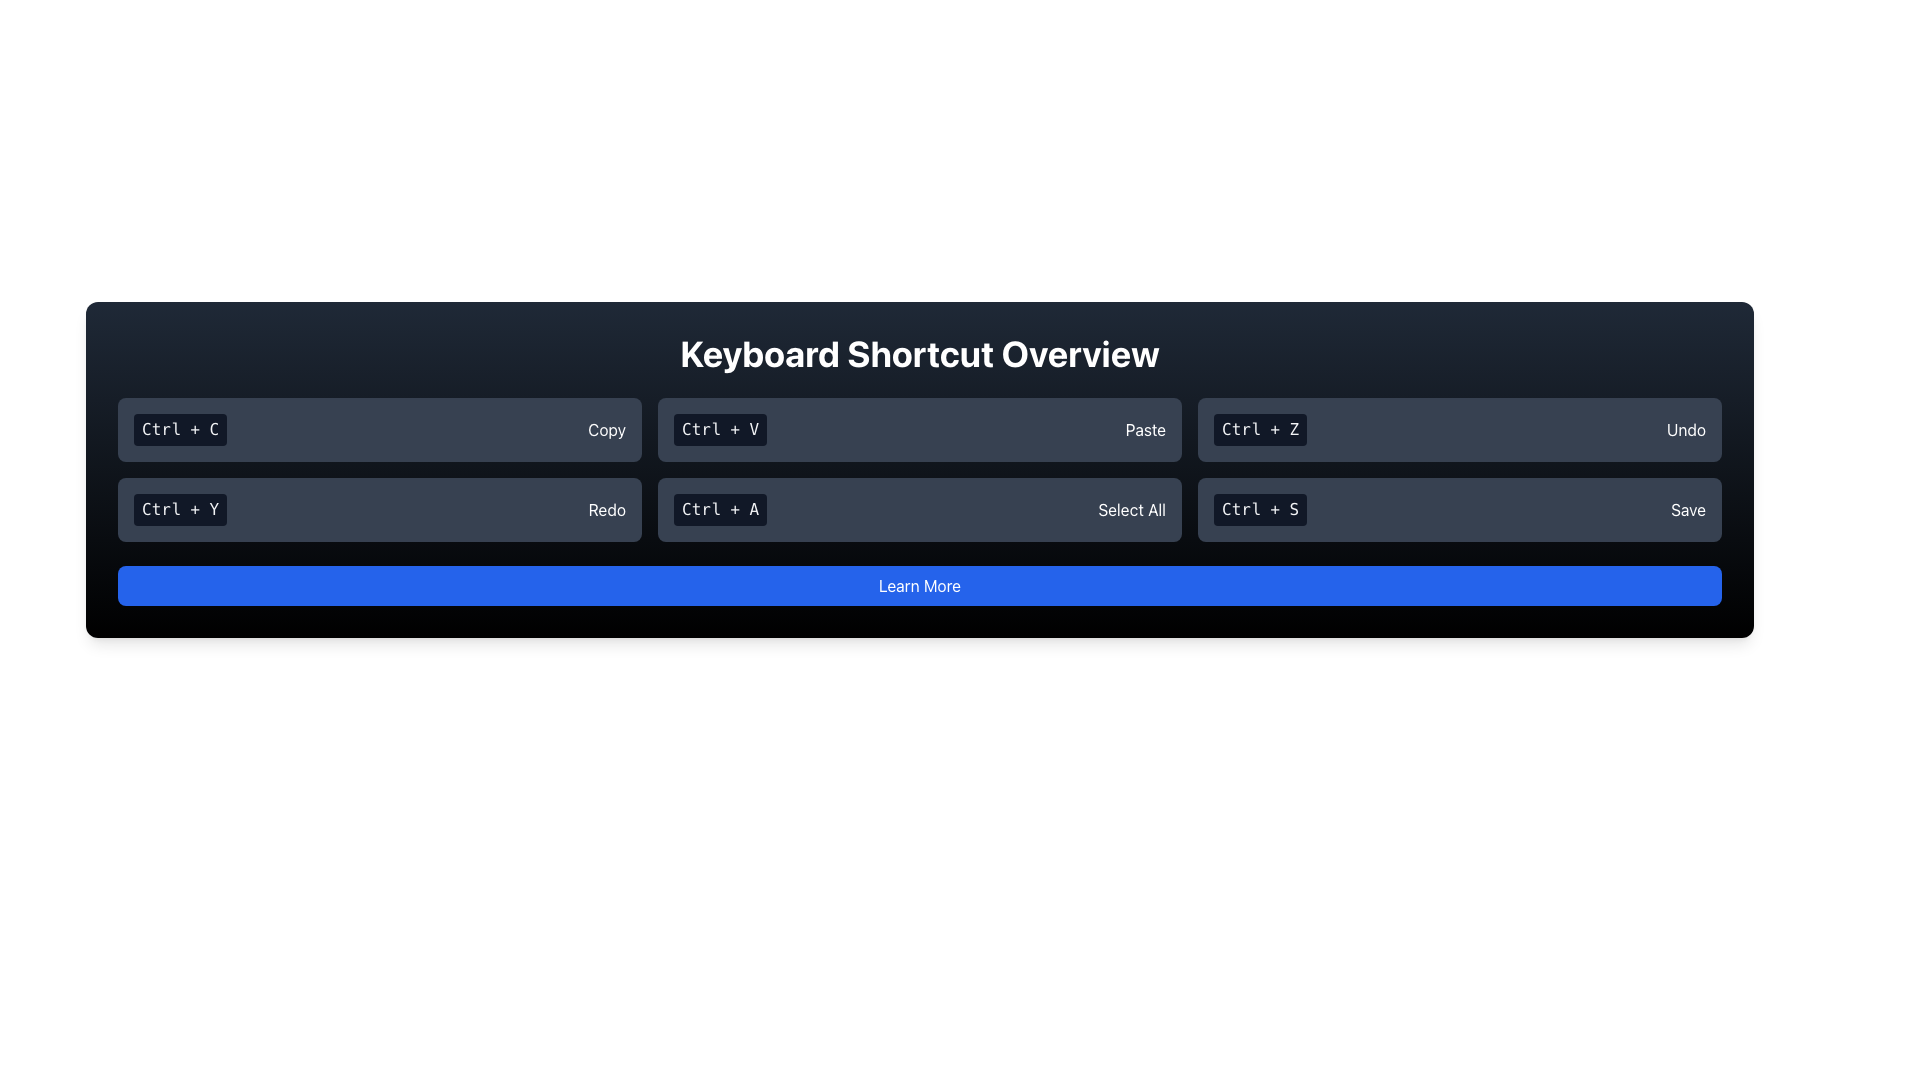 The width and height of the screenshot is (1920, 1080). Describe the element at coordinates (720, 428) in the screenshot. I see `the small pill-shaped Text Label displaying 'Ctrl + V' in a monospace font, which has a dark gray background and light gray text` at that location.